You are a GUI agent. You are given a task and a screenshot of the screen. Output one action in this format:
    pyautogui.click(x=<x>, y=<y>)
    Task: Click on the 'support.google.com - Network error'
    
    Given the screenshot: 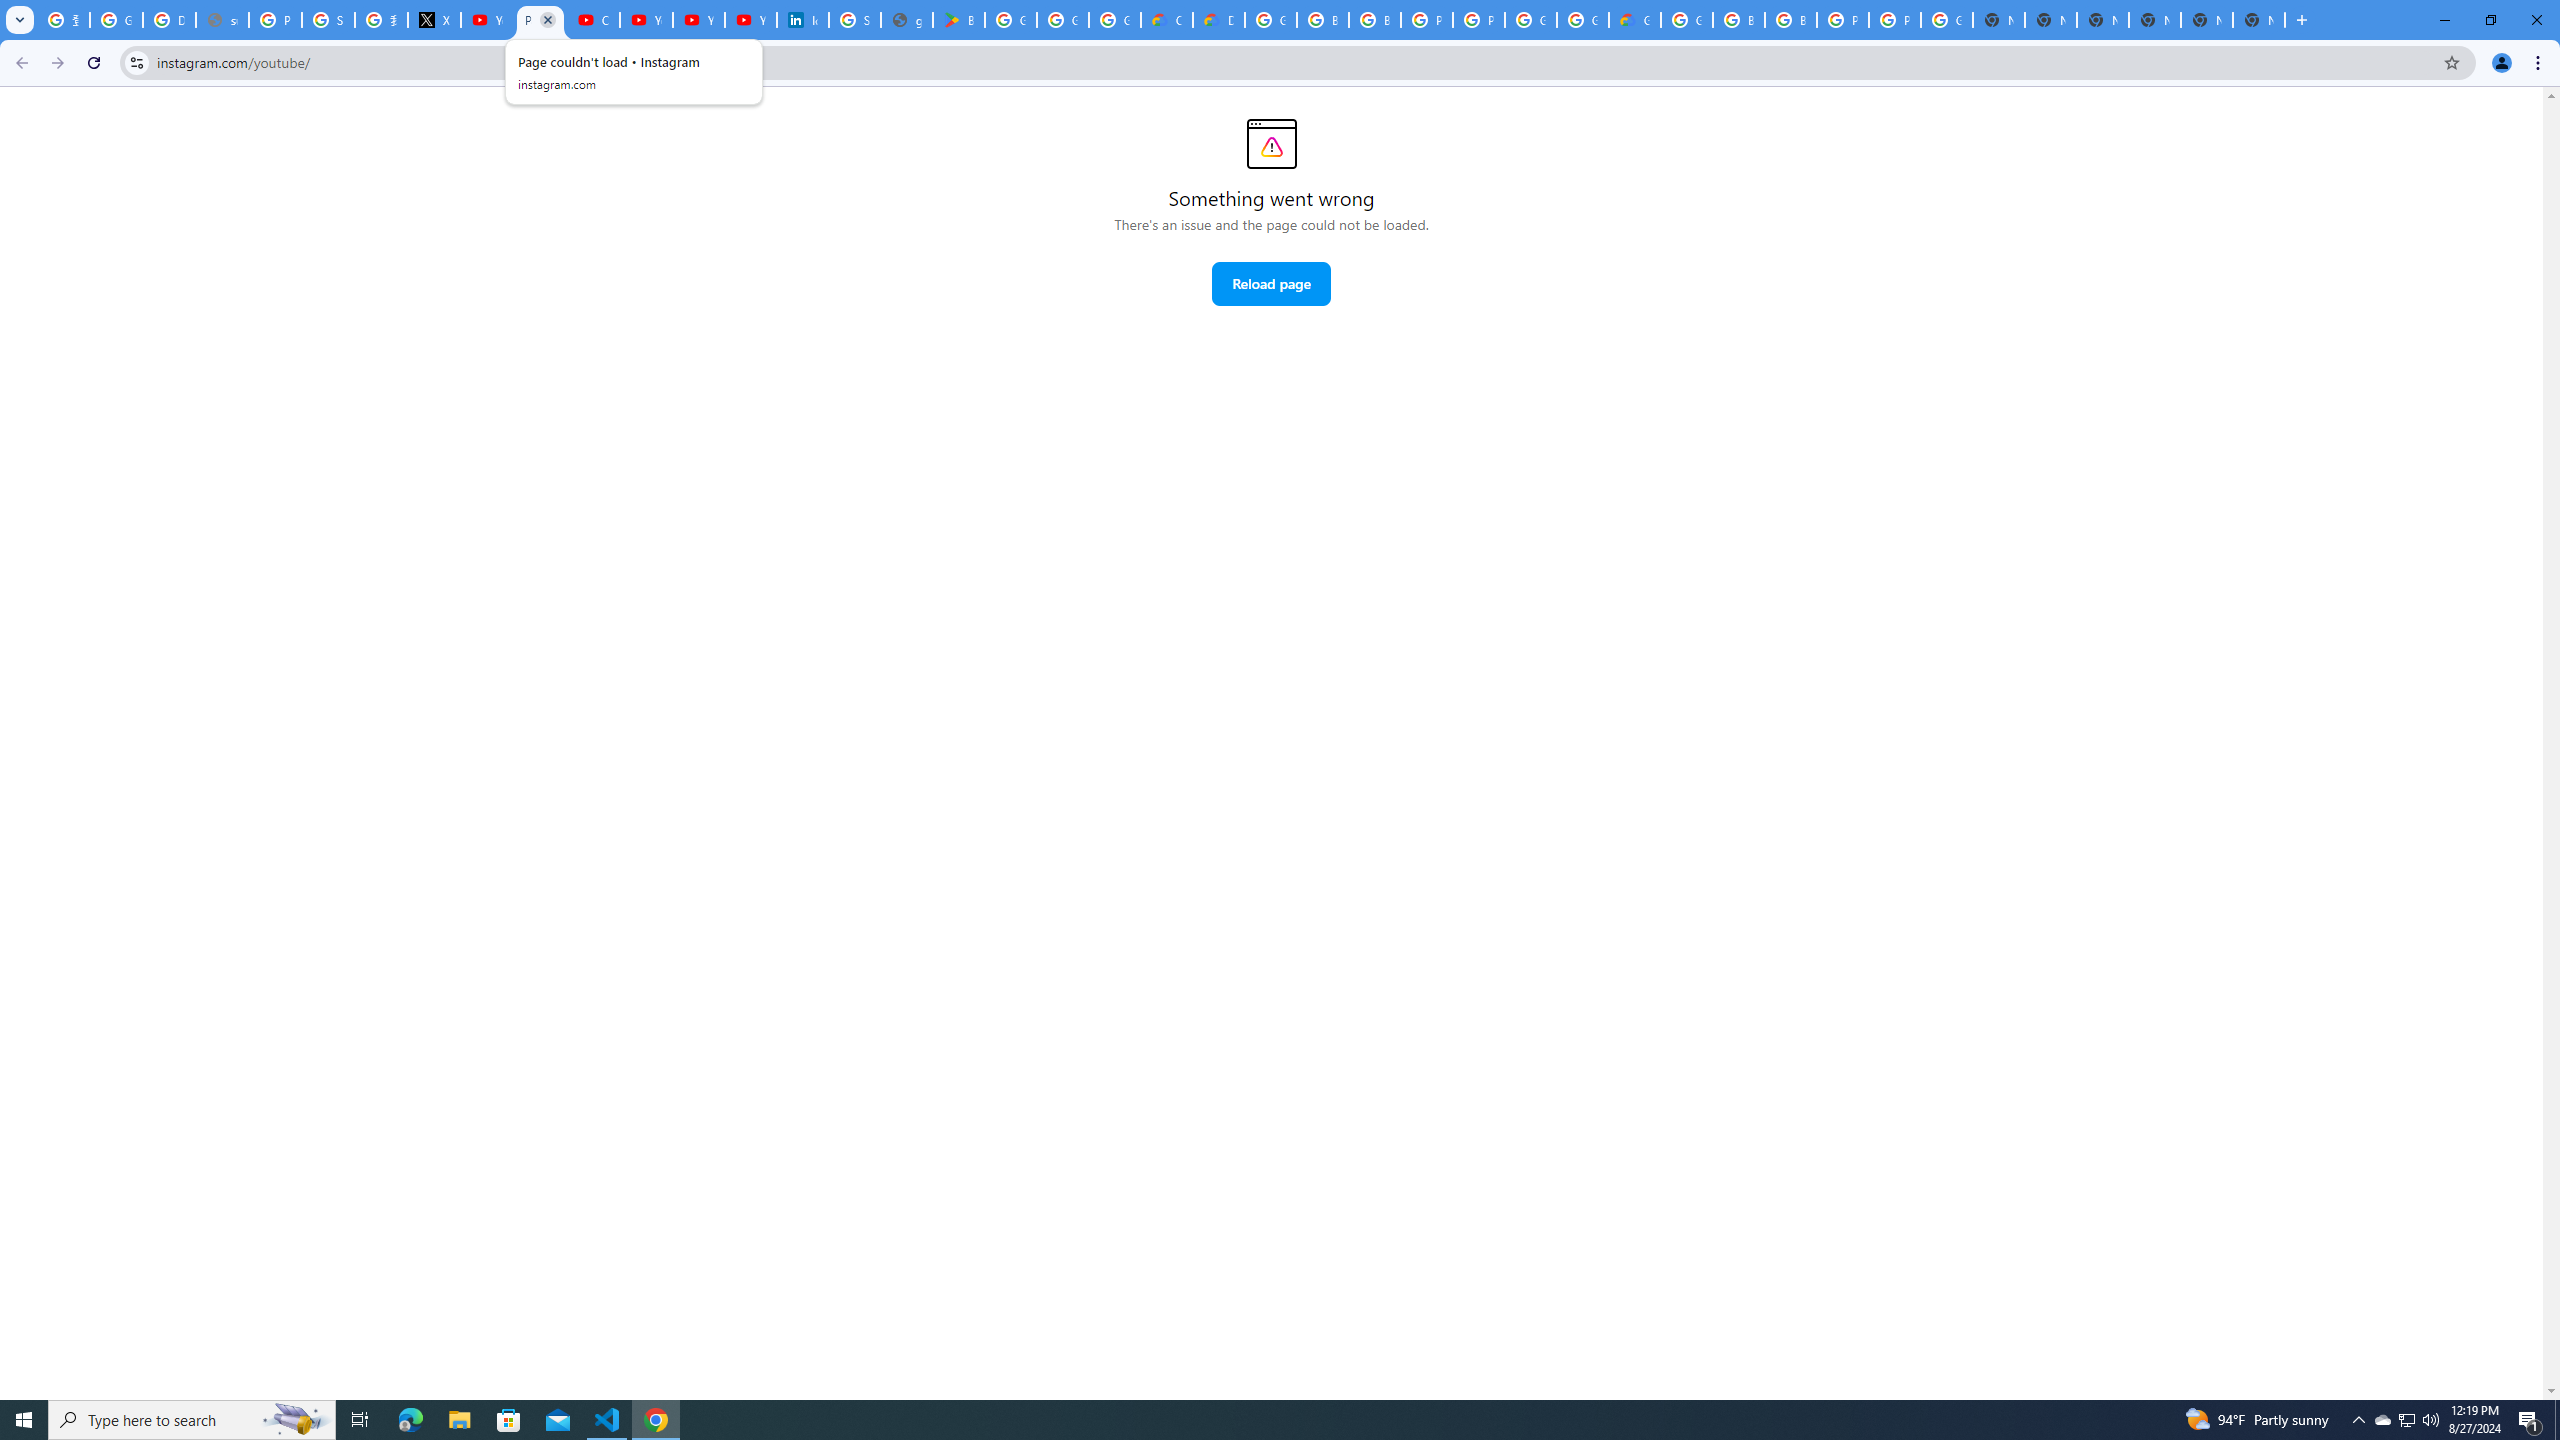 What is the action you would take?
    pyautogui.click(x=221, y=19)
    